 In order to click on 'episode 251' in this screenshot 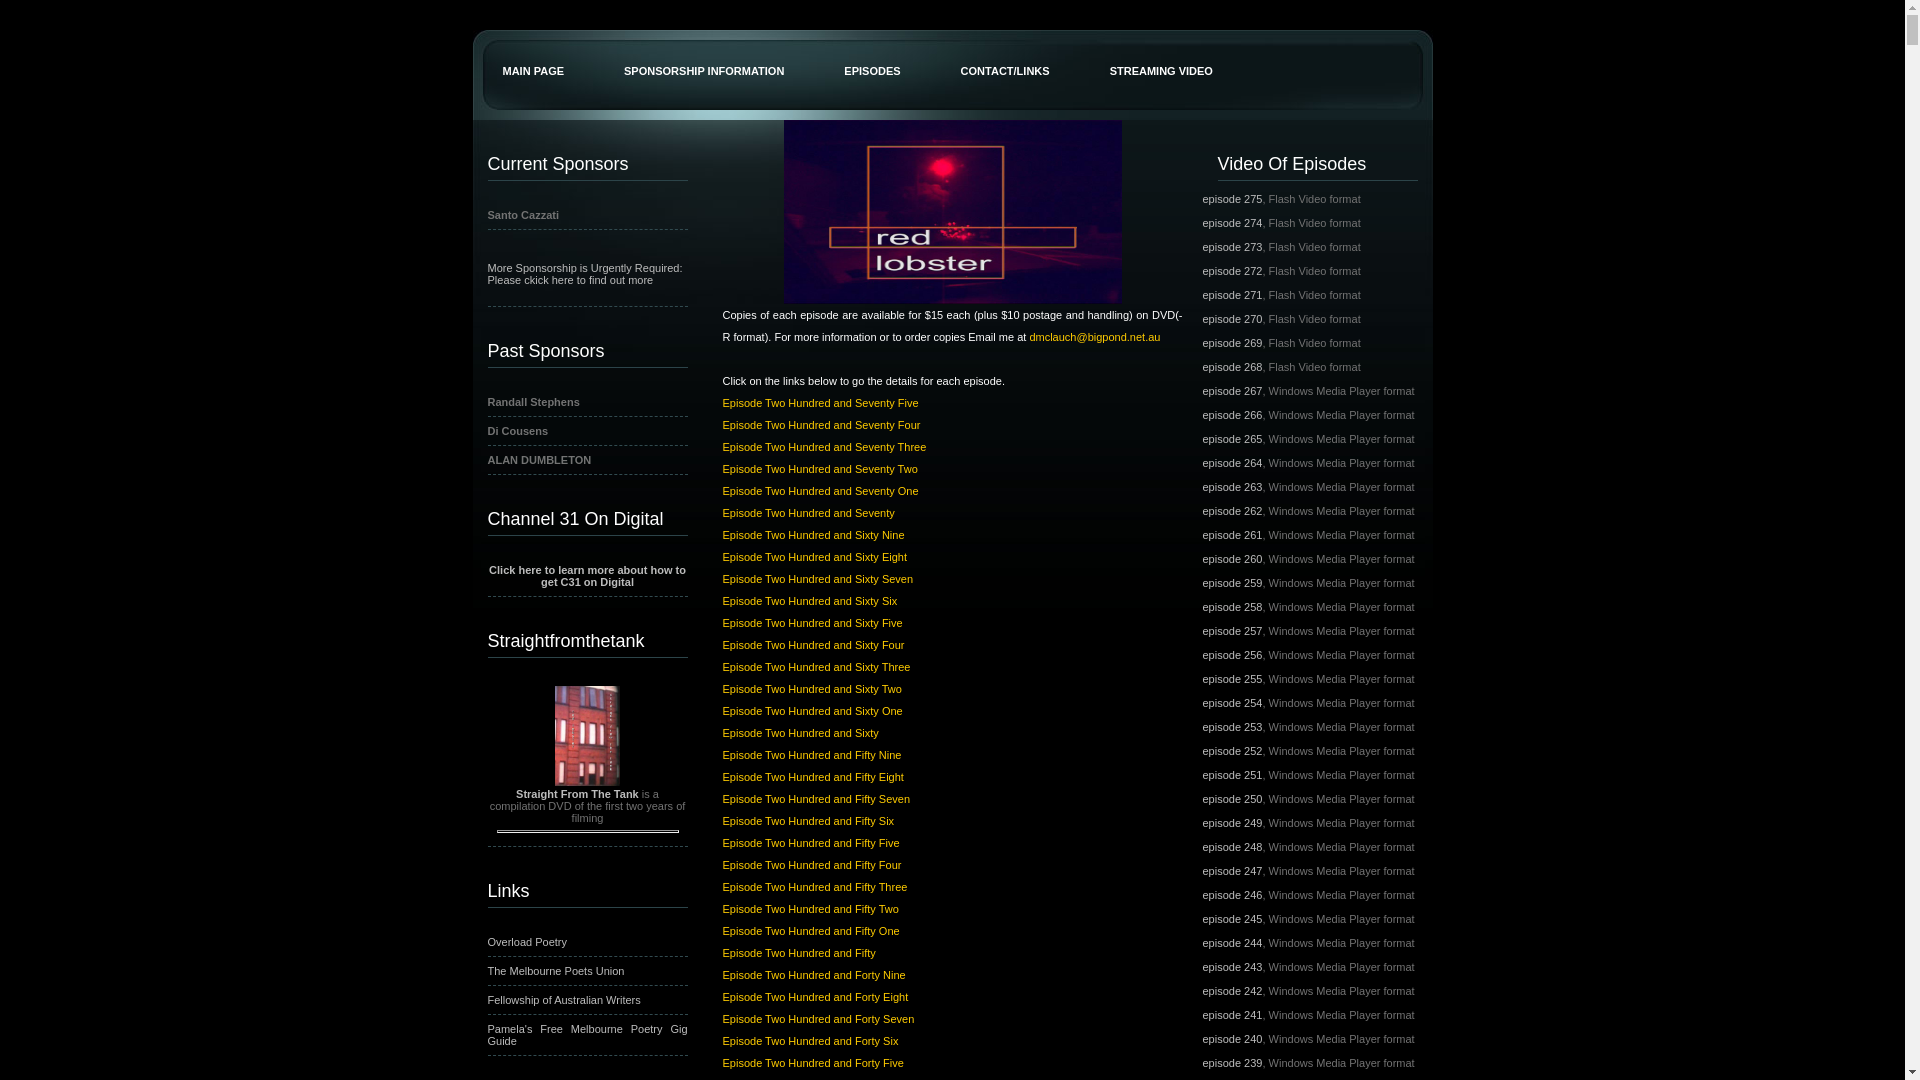, I will do `click(1231, 774)`.